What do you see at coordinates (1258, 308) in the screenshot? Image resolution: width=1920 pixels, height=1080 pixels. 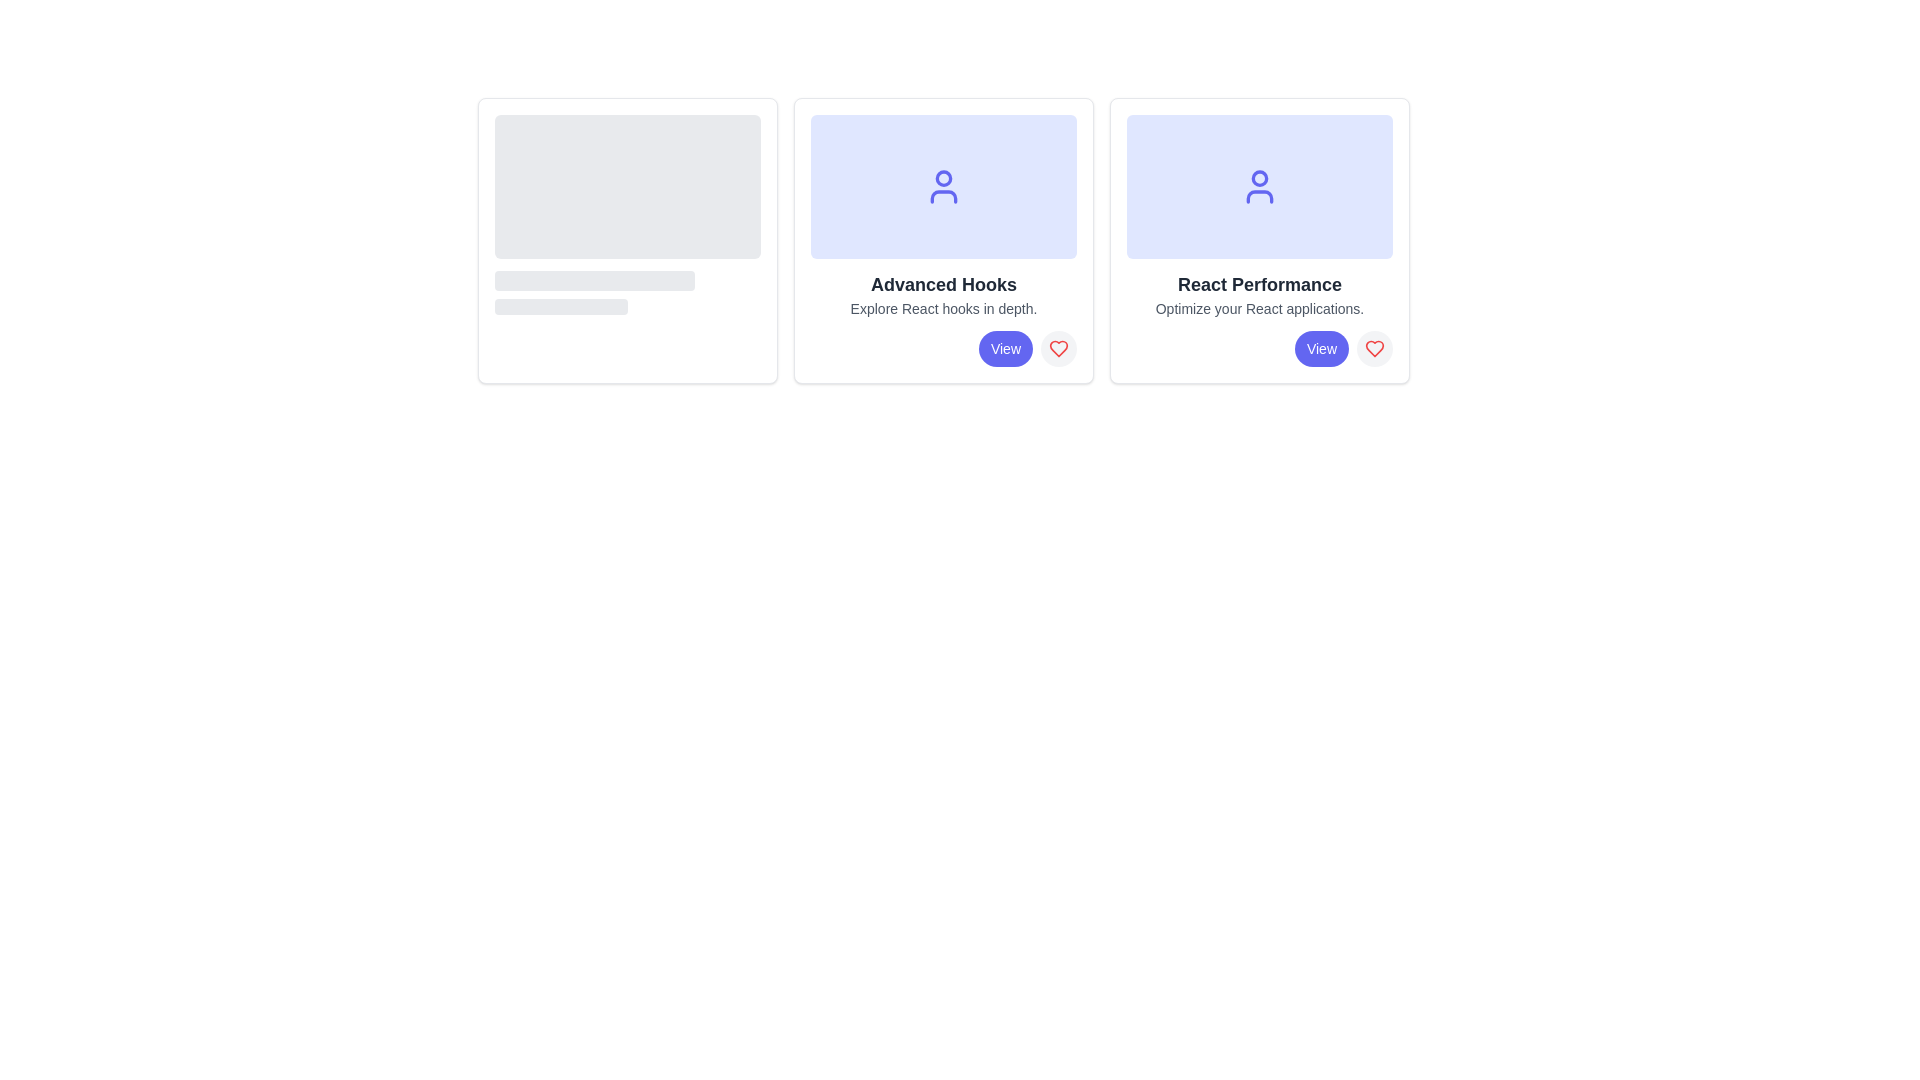 I see `the text display that provides a brief description related to the 'React Performance' topic, positioned below the title 'React Performance' and above the 'View' button in the third card` at bounding box center [1258, 308].